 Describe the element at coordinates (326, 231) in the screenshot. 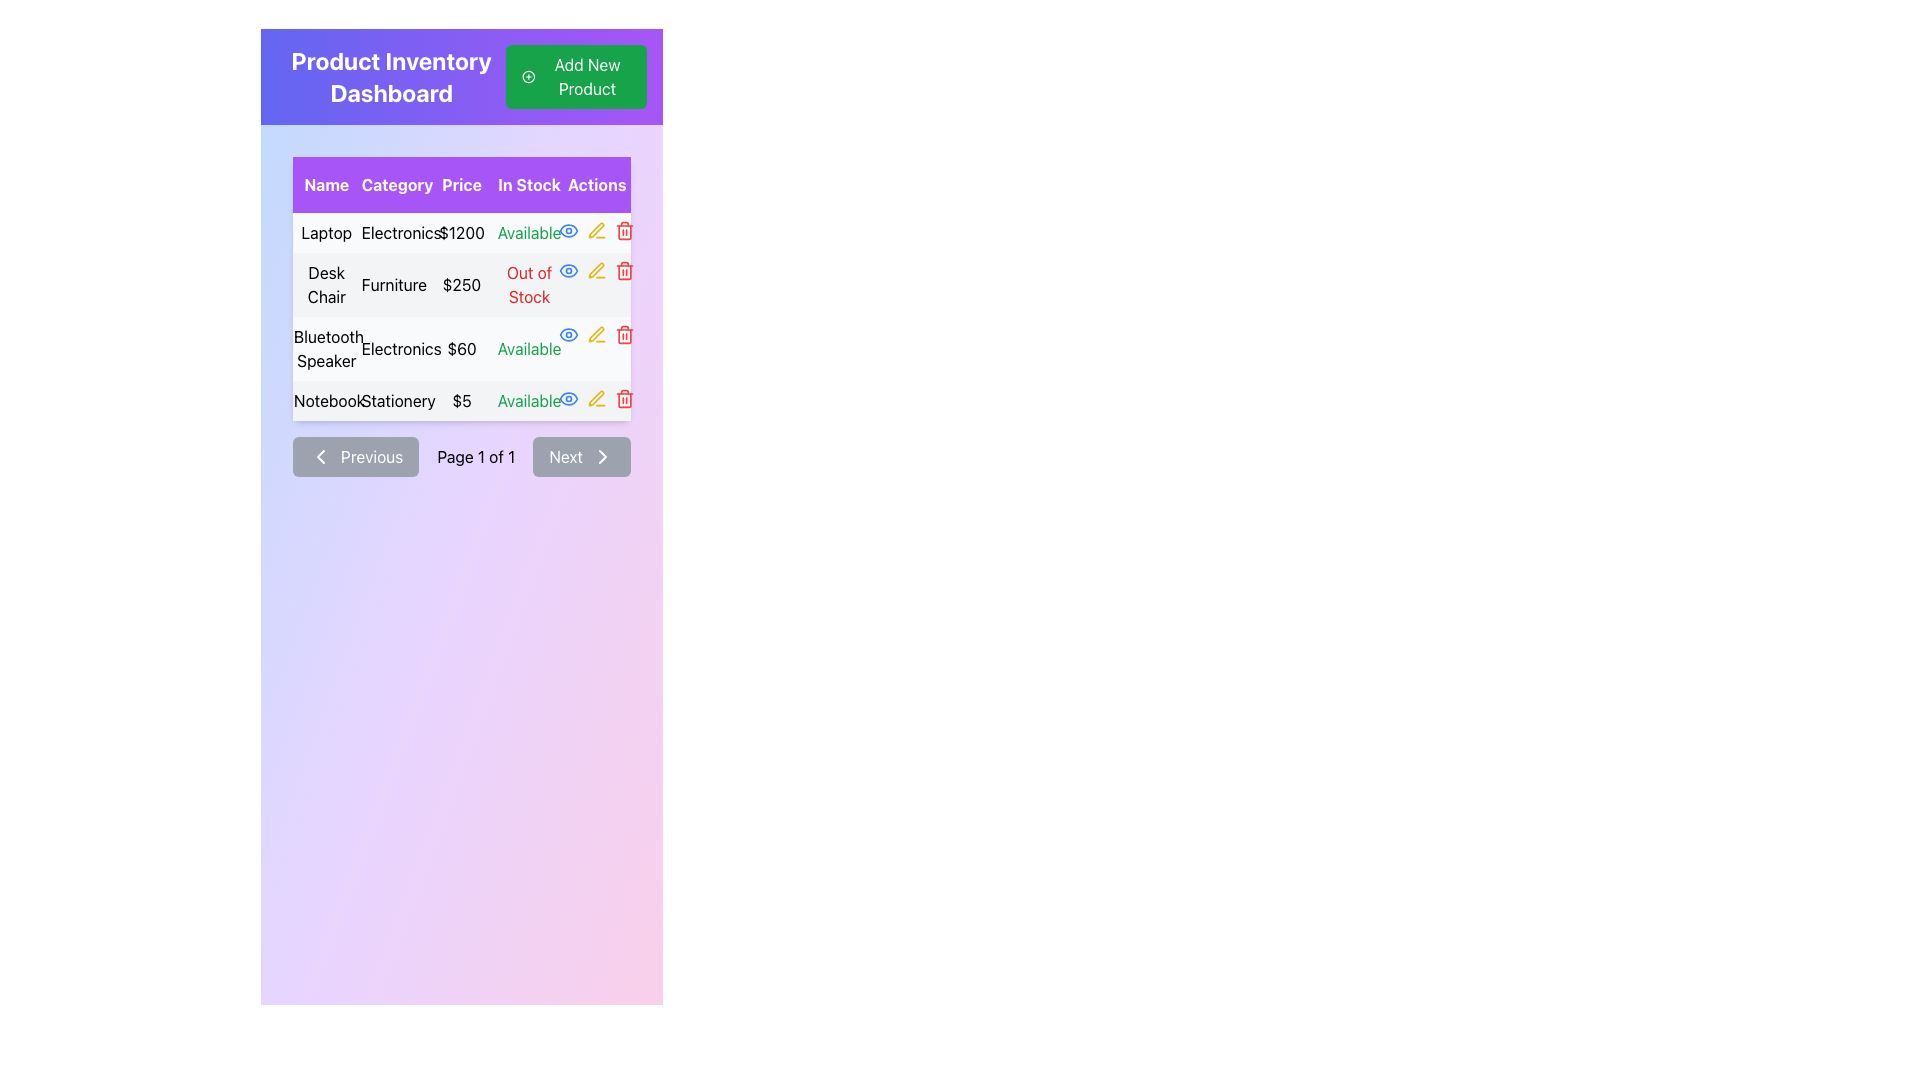

I see `the informational text element located in the top-left cell of the table, which displays the name or description of the first product entry` at that location.